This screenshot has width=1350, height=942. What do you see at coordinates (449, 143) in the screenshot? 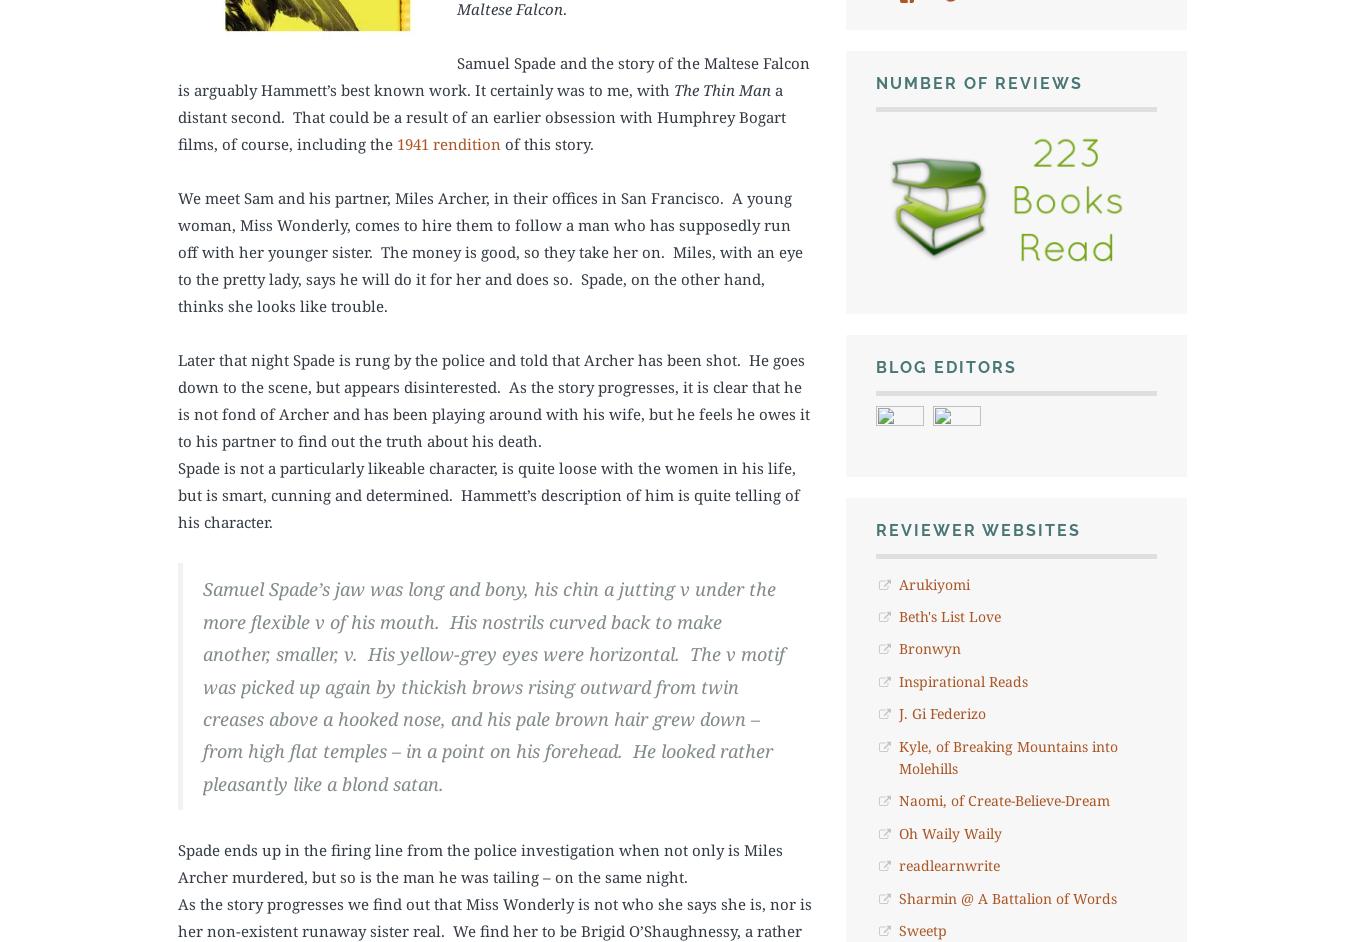
I see `'1941 rendition'` at bounding box center [449, 143].